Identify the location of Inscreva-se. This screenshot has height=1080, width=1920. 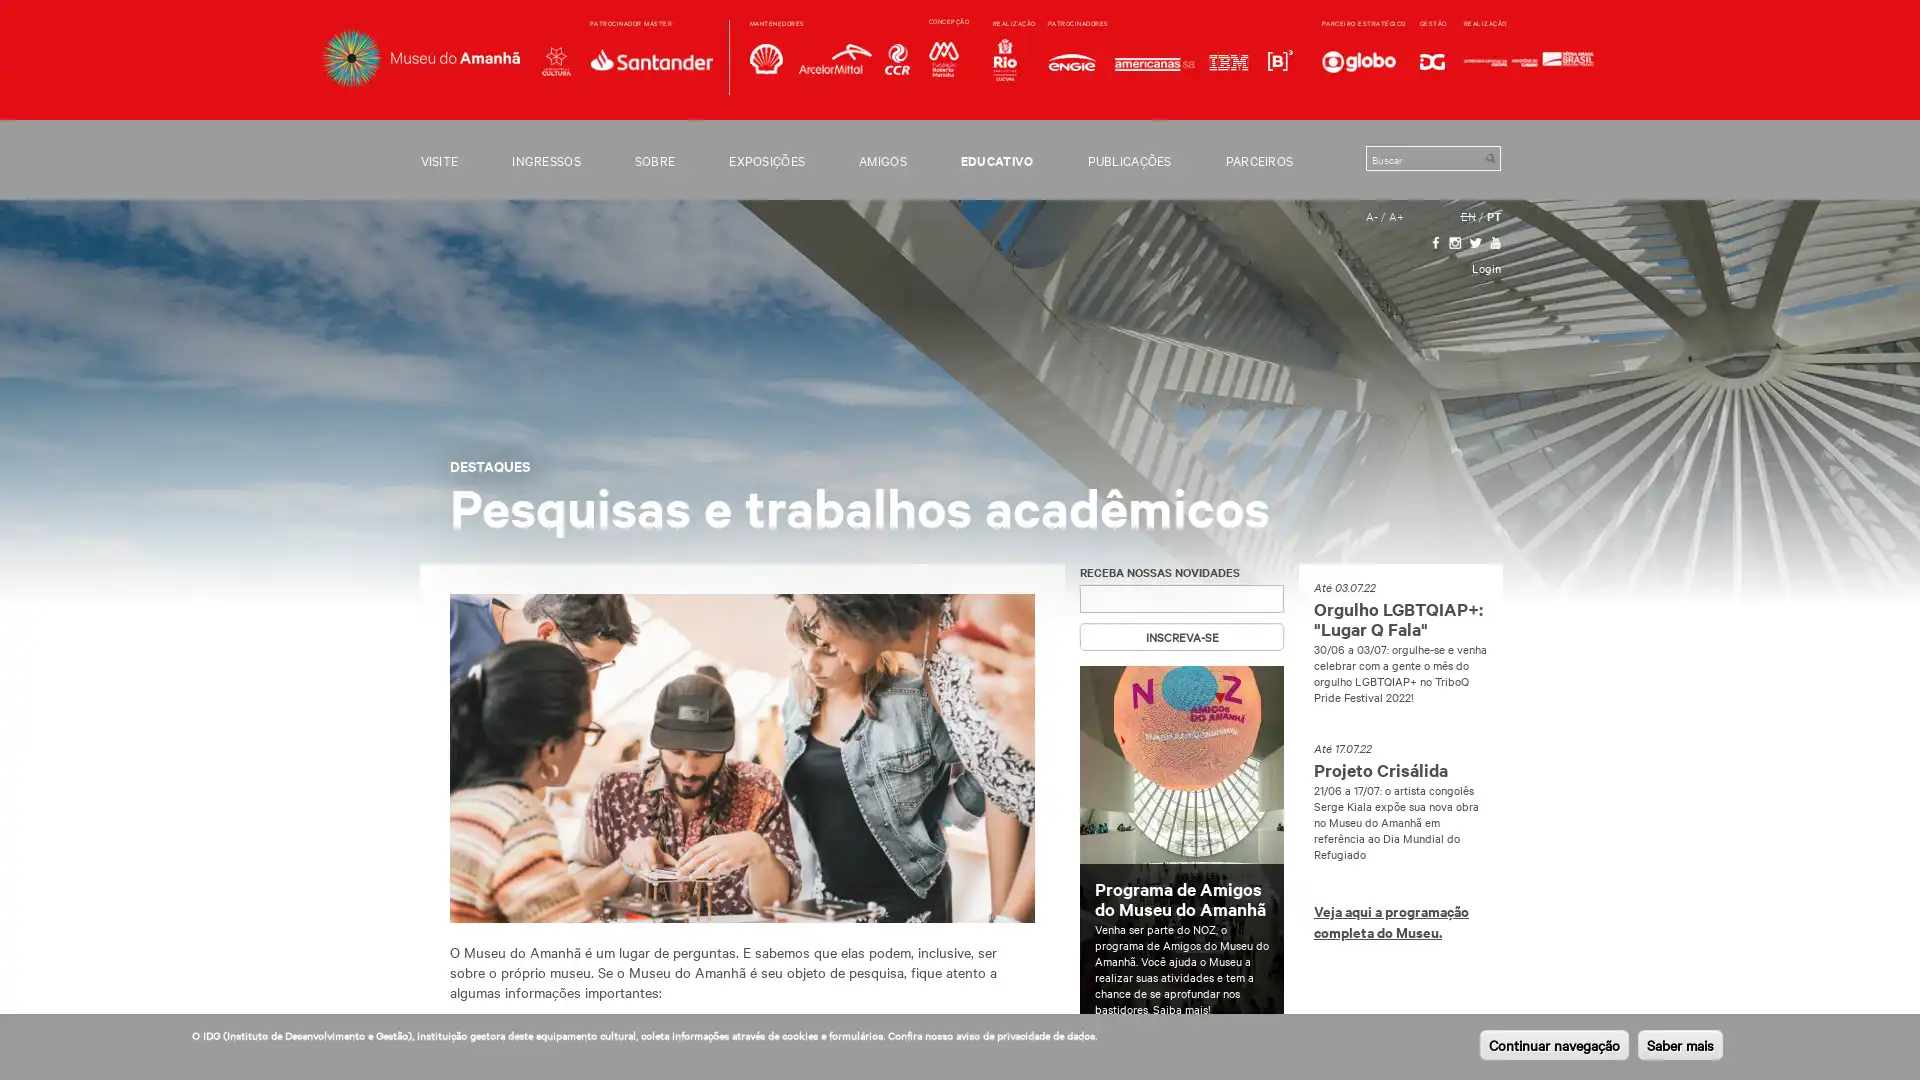
(1181, 636).